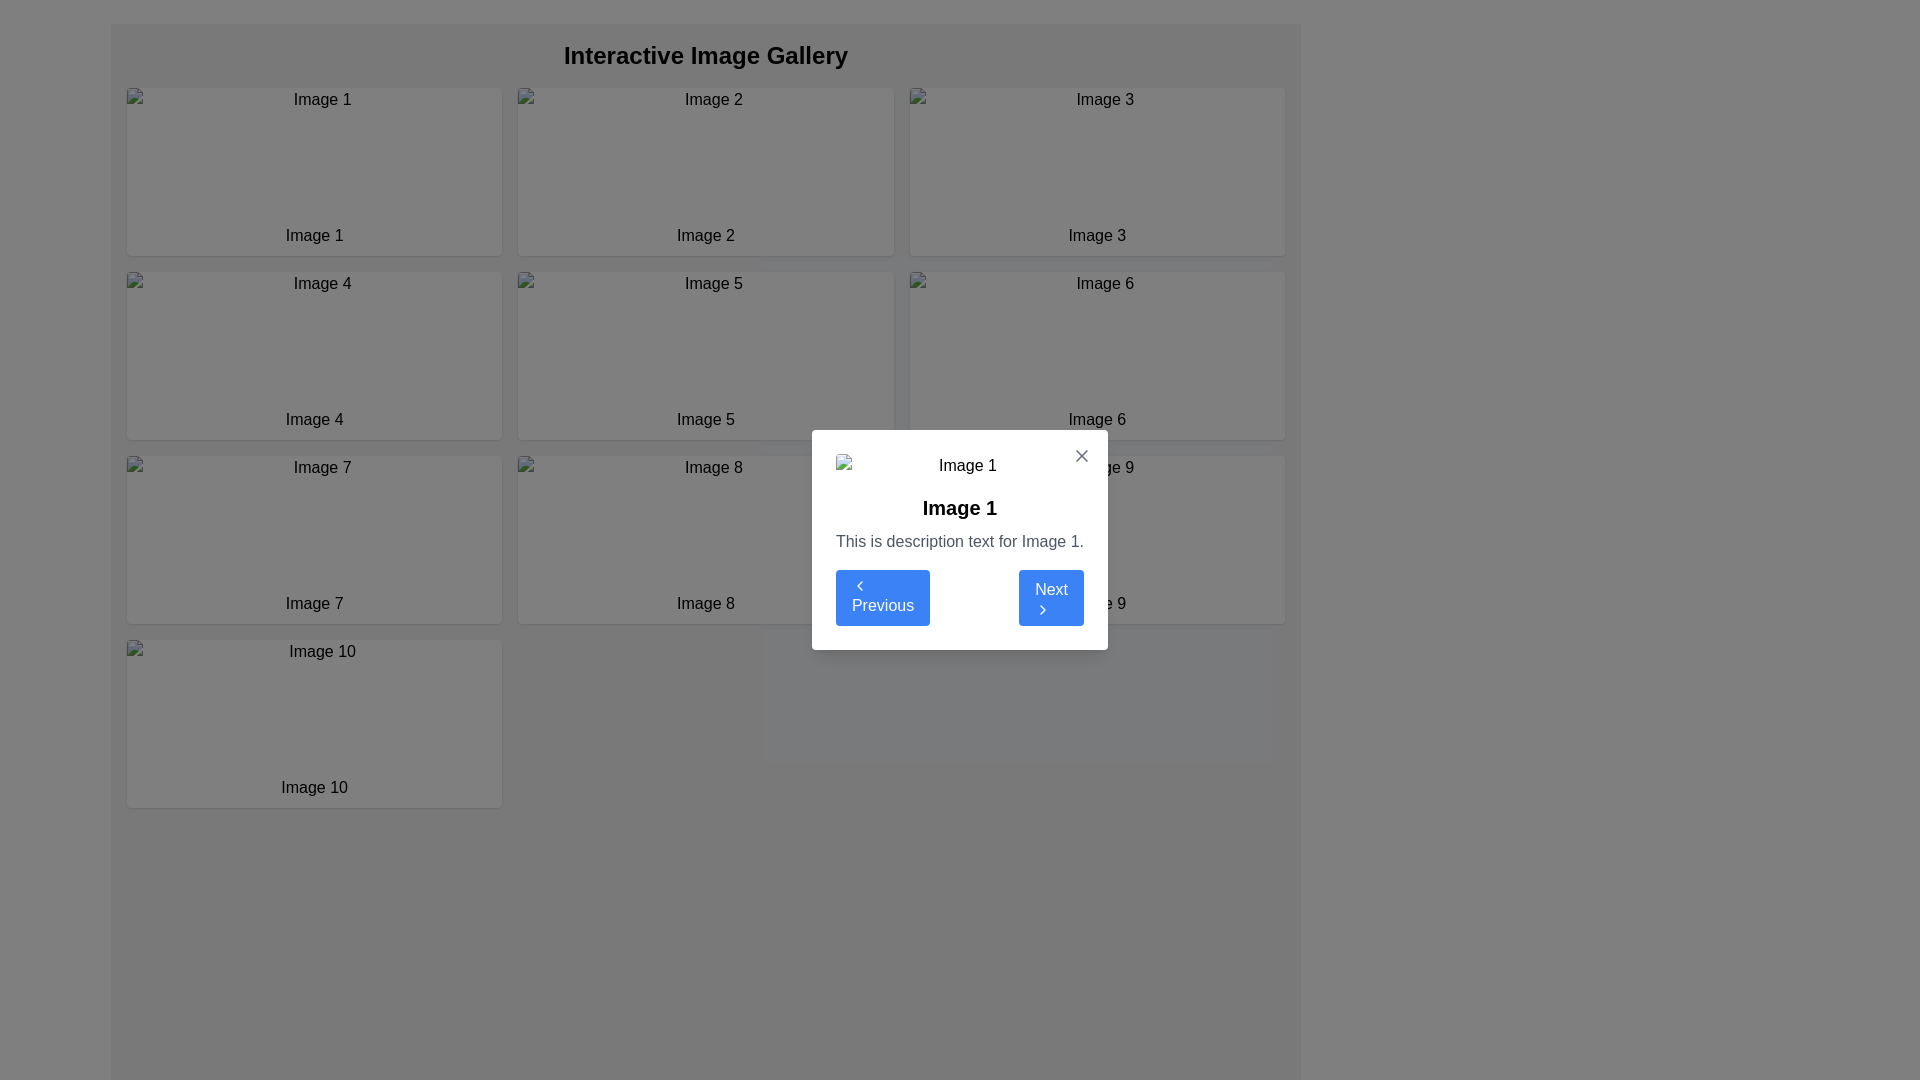  Describe the element at coordinates (1050, 596) in the screenshot. I see `the 'Next' button, which is a rectangular button with white text on a blue background and a right-arrow icon, located` at that location.